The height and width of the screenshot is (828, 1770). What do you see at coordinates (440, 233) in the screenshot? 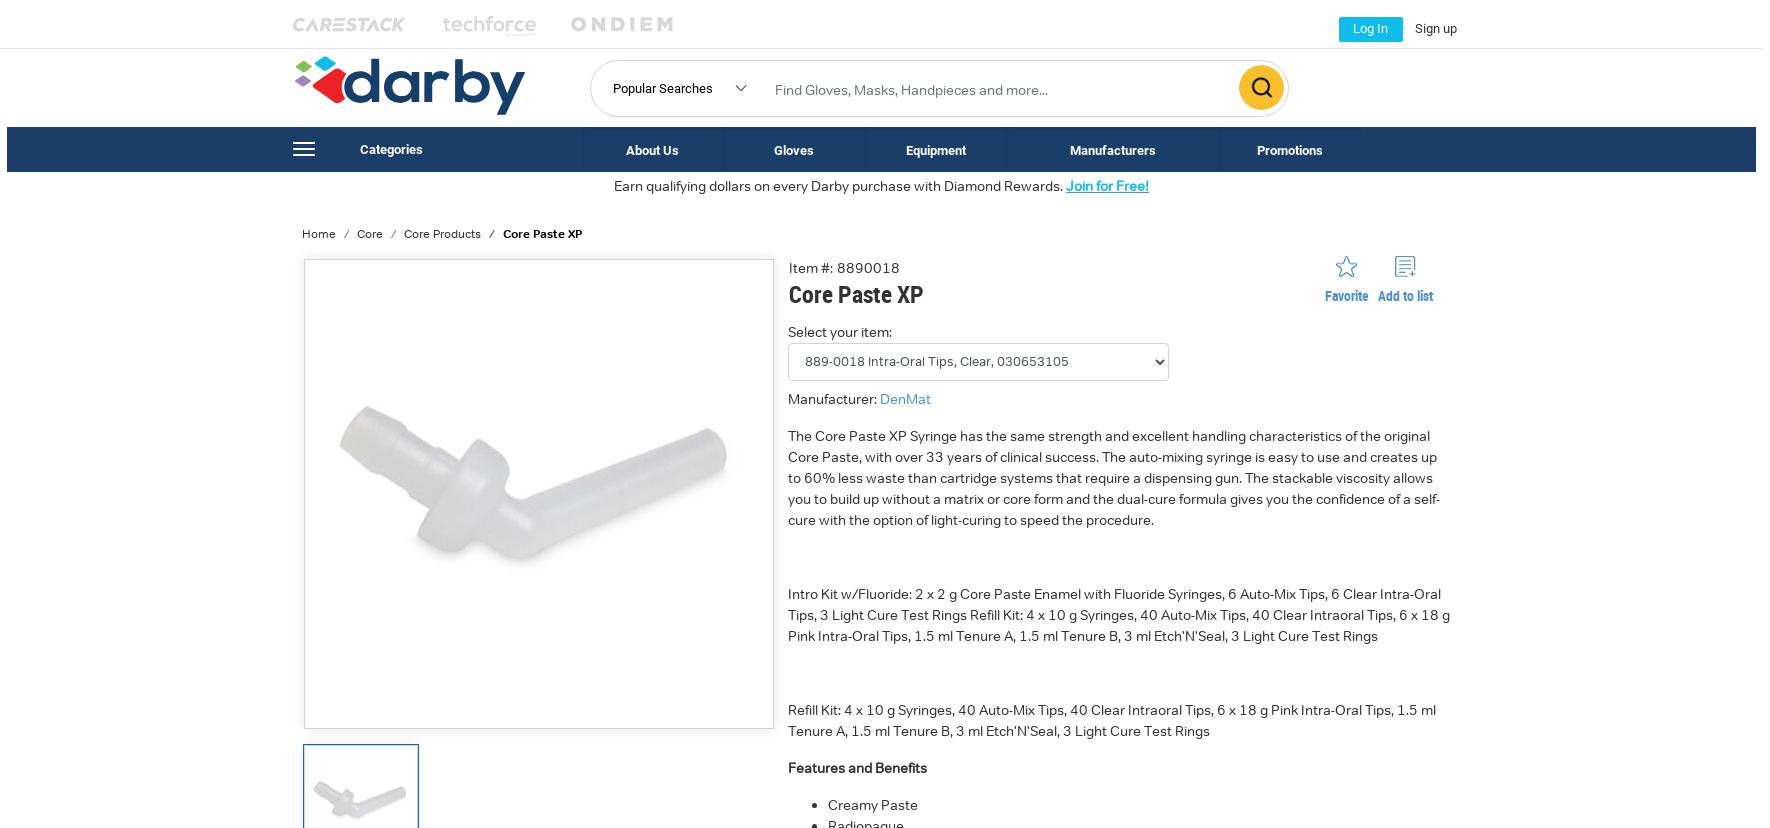
I see `'Core Products'` at bounding box center [440, 233].